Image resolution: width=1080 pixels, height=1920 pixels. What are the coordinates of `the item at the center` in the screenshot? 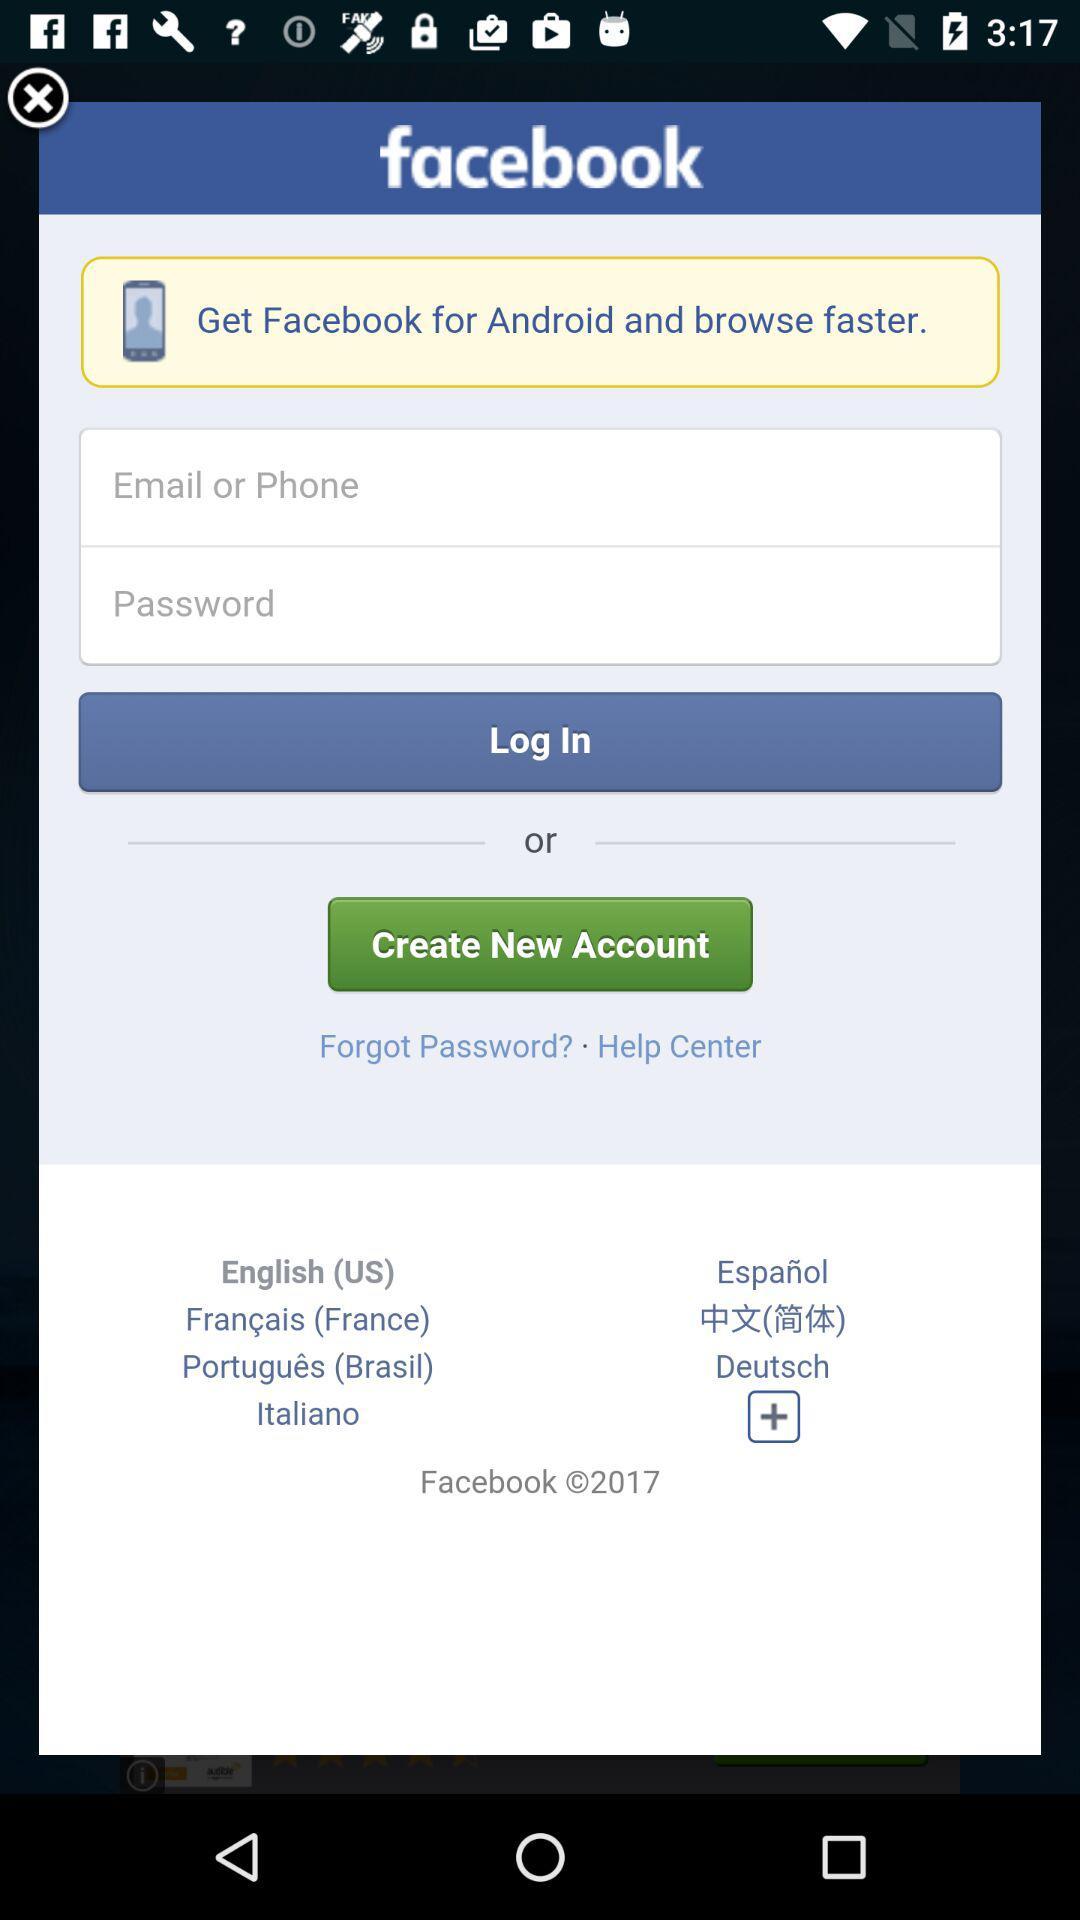 It's located at (540, 927).